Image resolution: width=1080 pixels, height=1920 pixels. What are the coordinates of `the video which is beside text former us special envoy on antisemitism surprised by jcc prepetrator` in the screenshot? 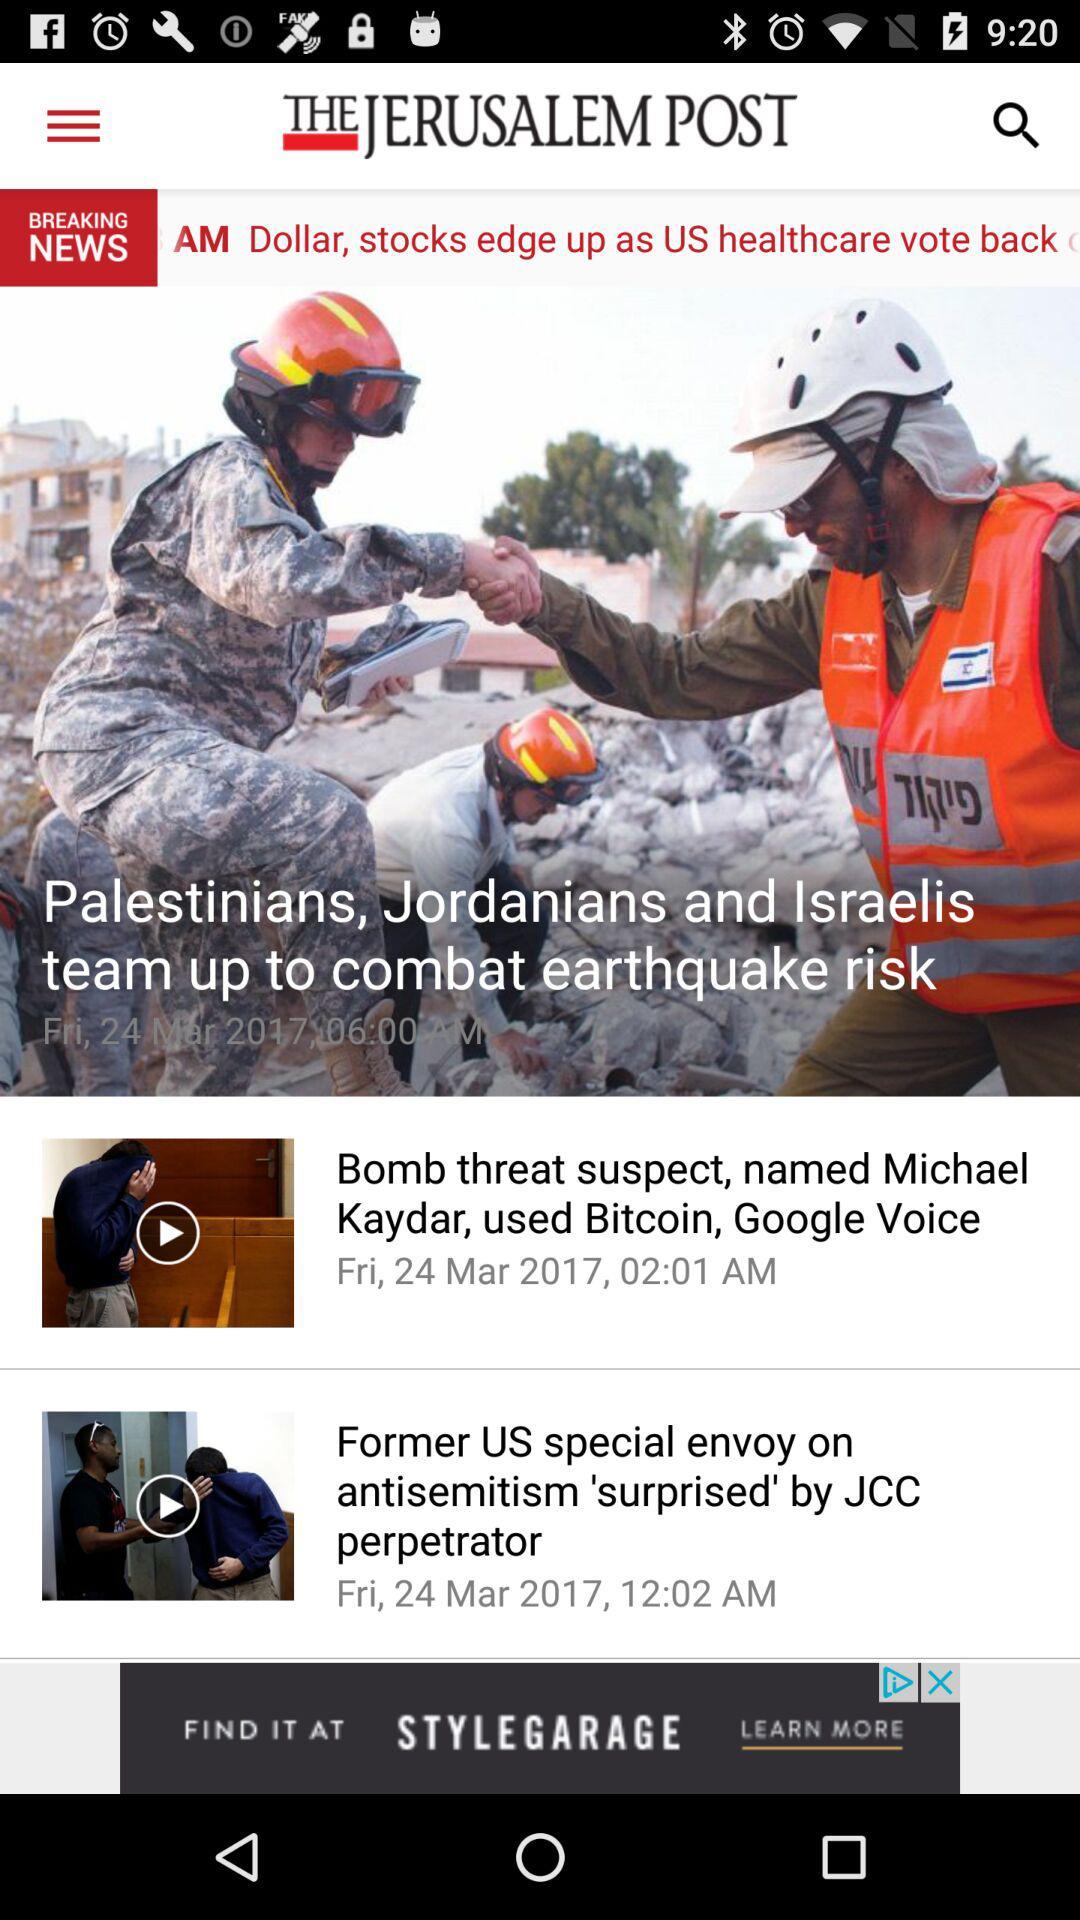 It's located at (167, 1506).